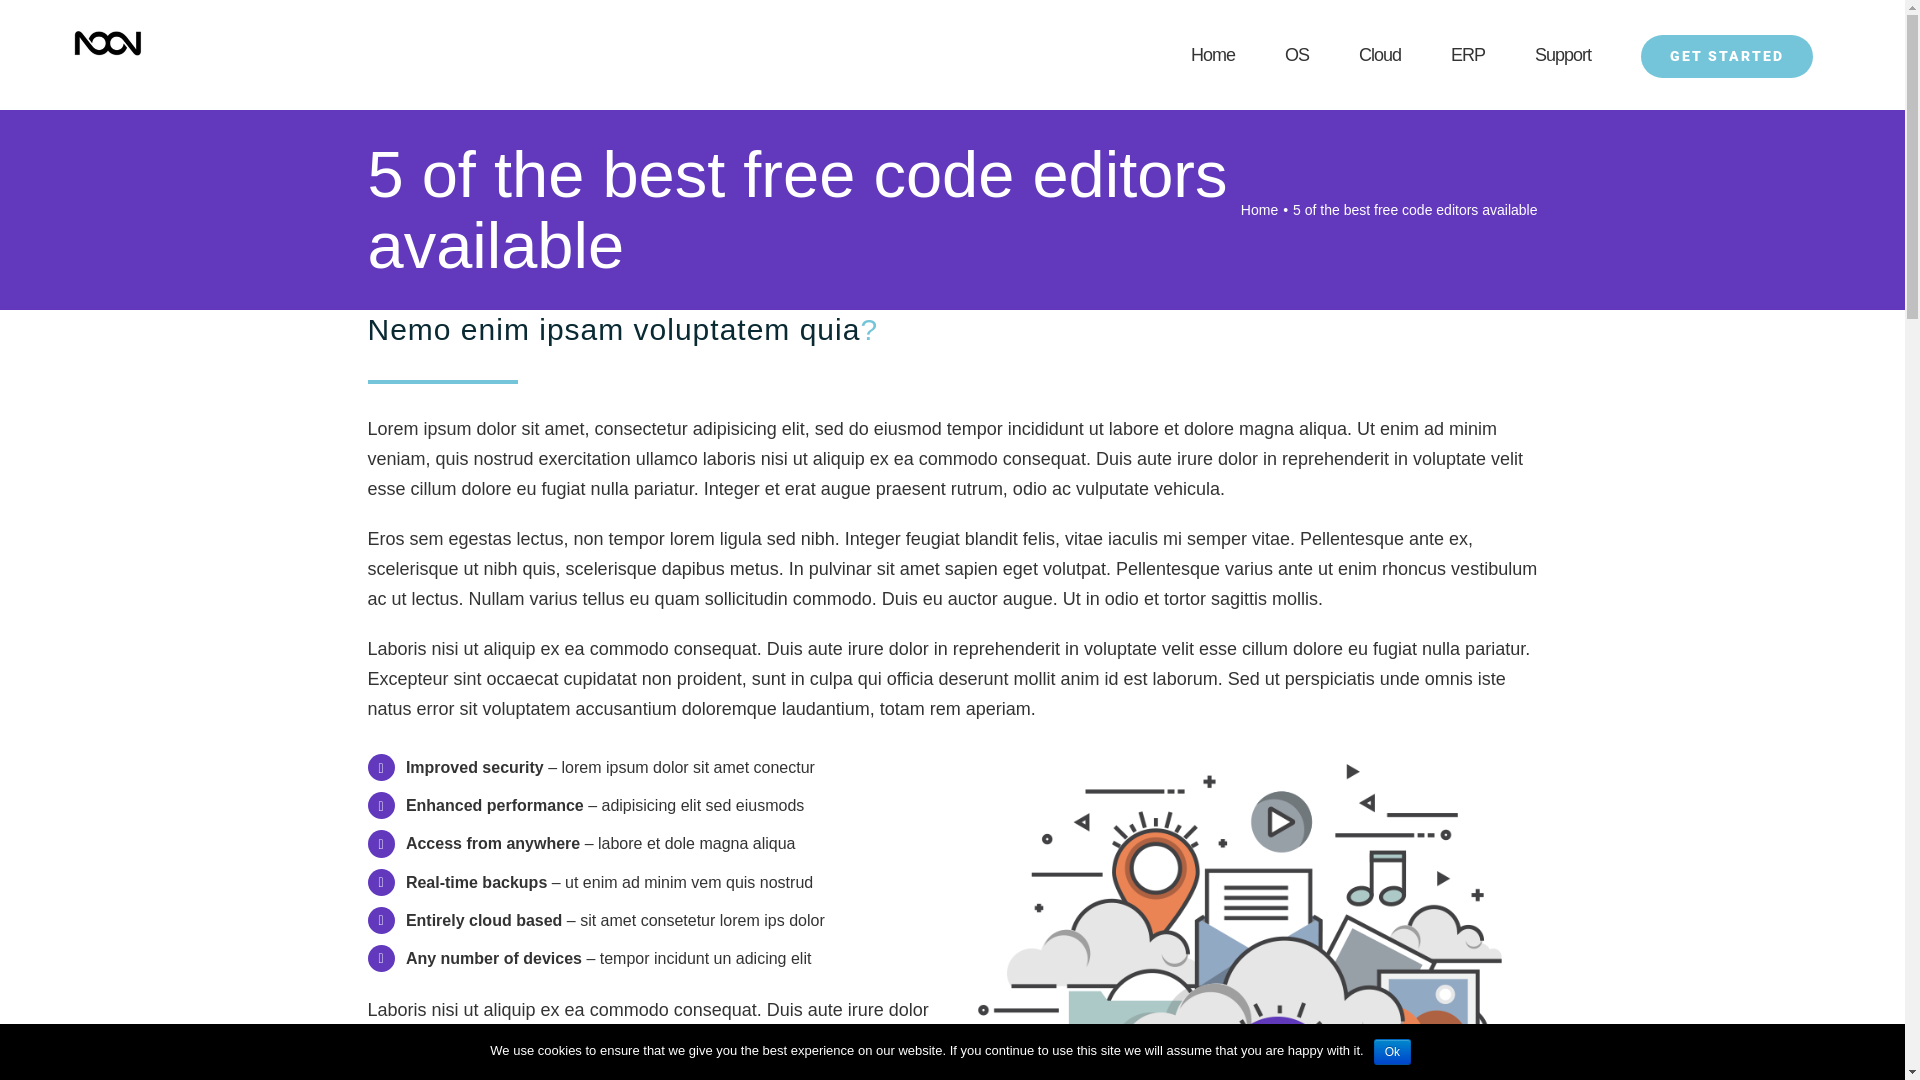  I want to click on 'Support', so click(1562, 53).